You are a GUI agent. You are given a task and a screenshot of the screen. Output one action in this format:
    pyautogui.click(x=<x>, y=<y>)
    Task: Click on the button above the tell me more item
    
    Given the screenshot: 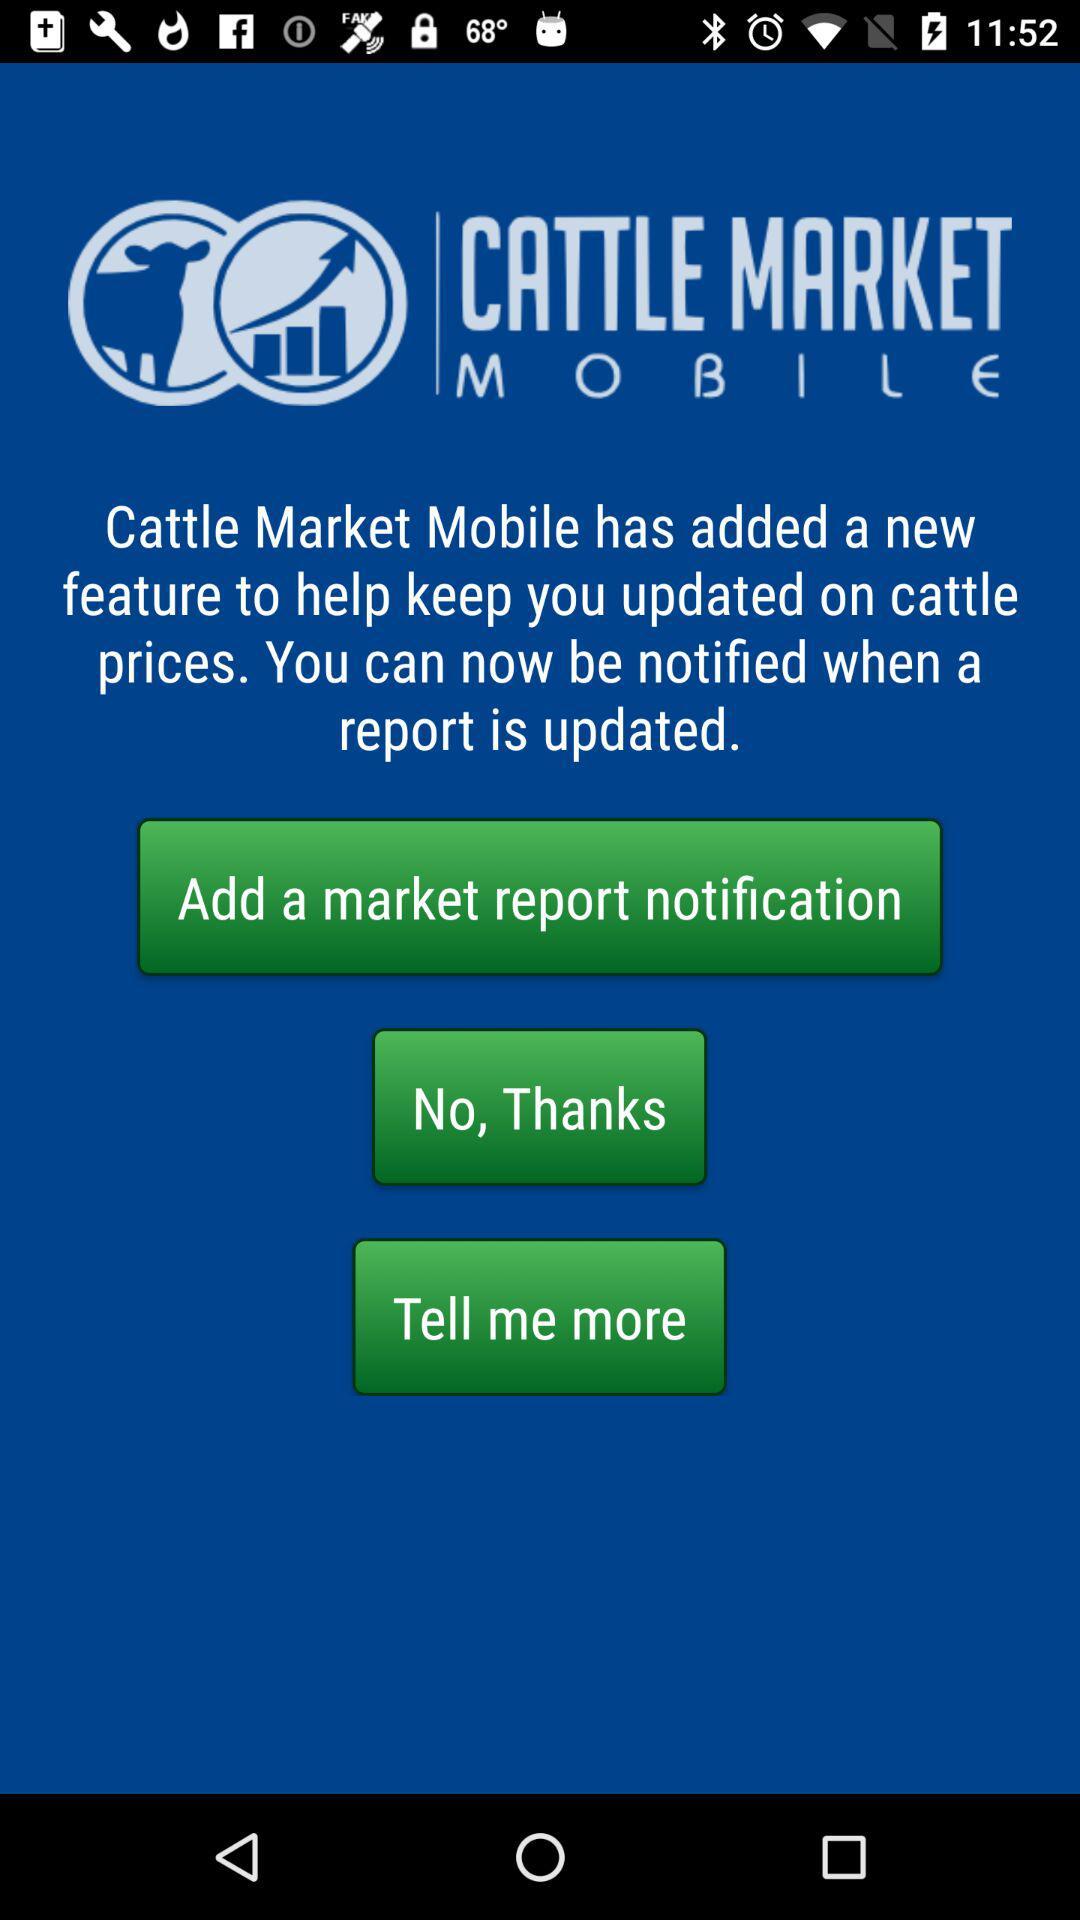 What is the action you would take?
    pyautogui.click(x=538, y=1106)
    